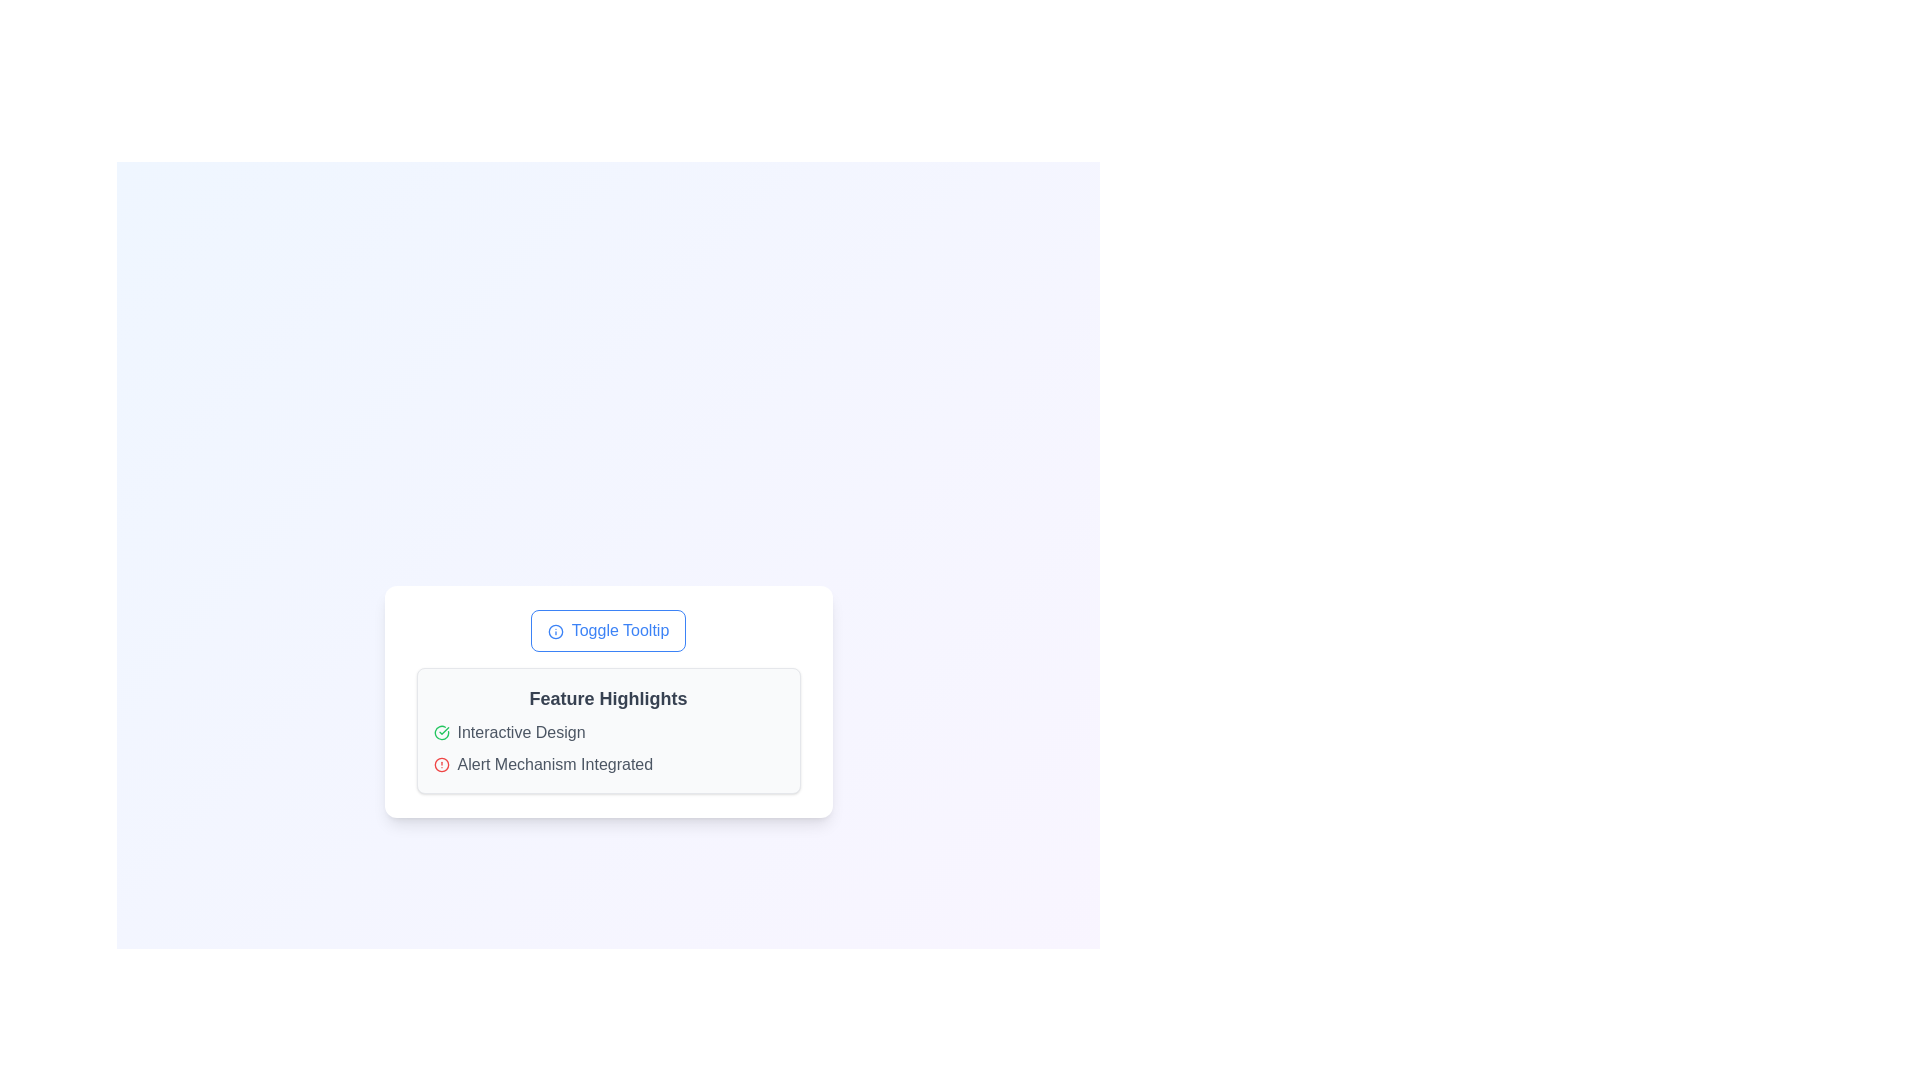 The image size is (1920, 1080). I want to click on the text label that signifies the feature 'Interactive Design' within the 'Feature Highlights' card layout, so click(521, 732).